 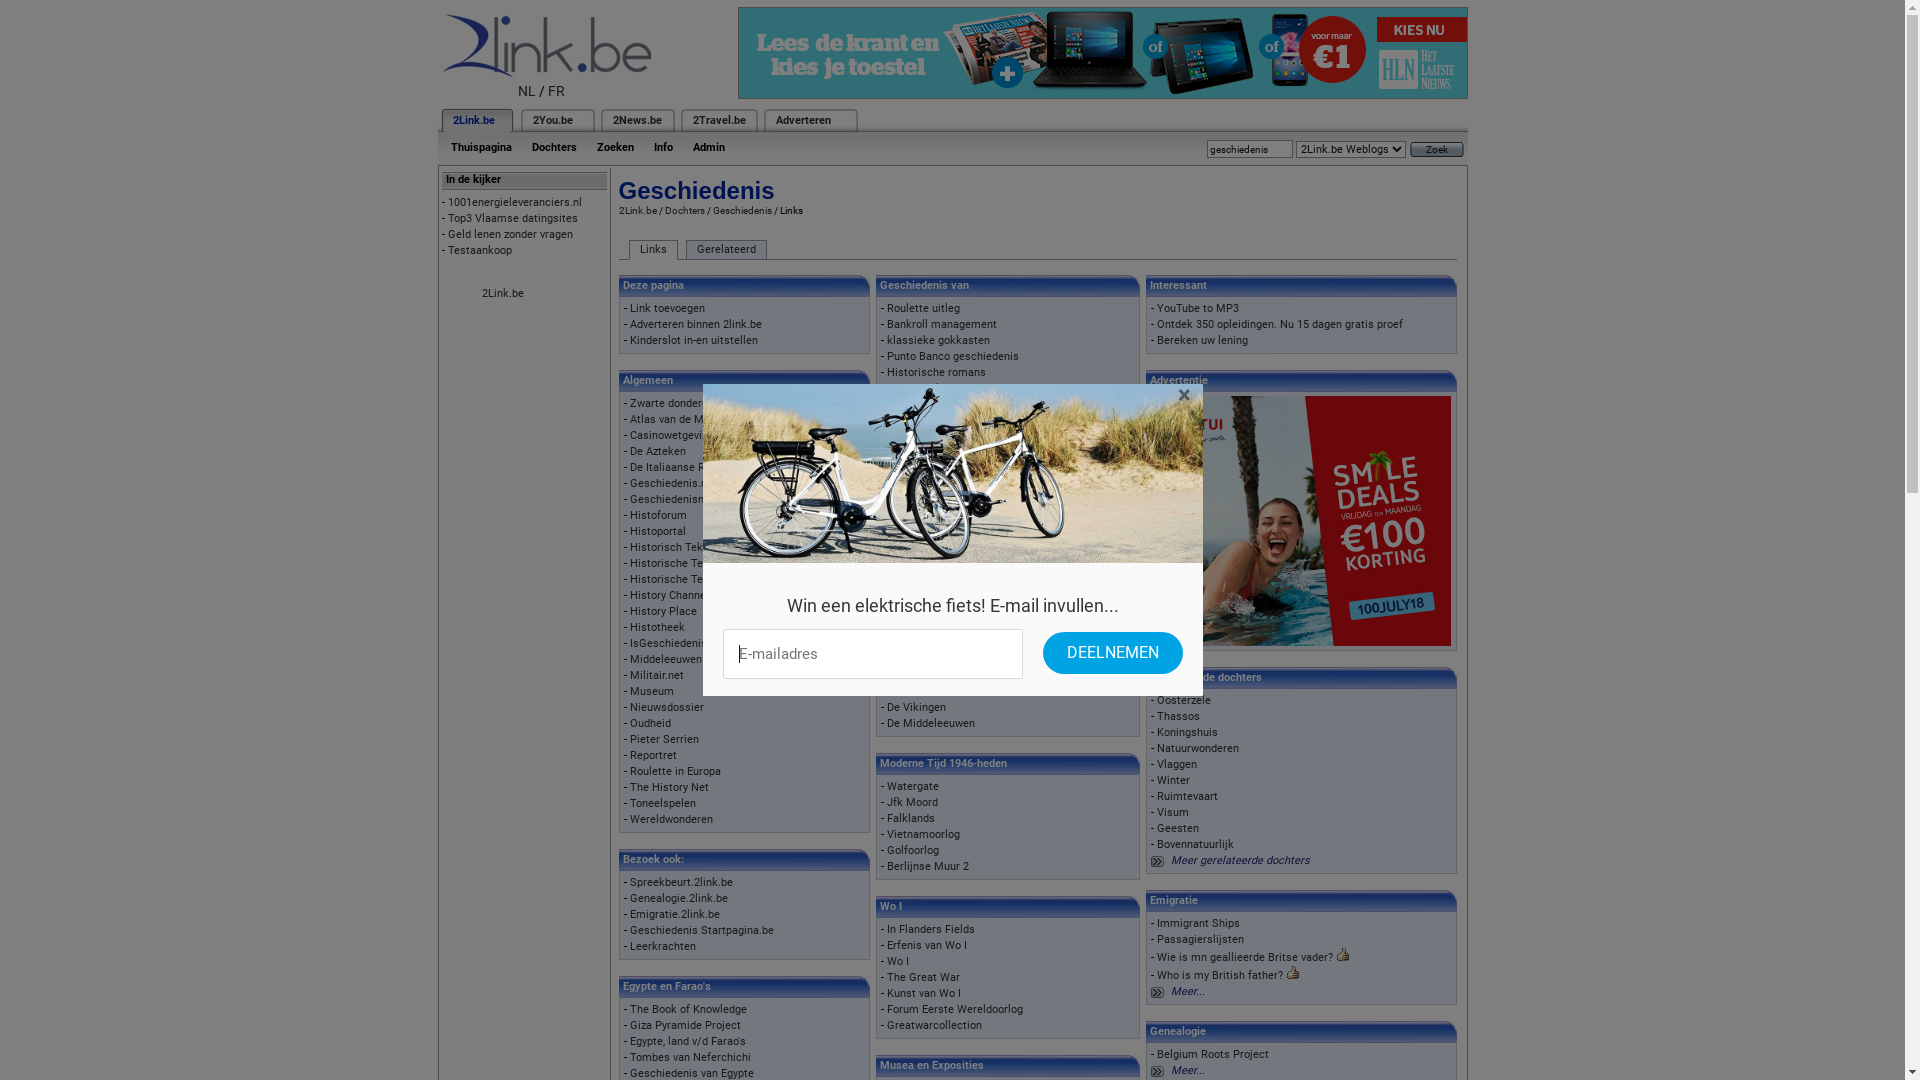 What do you see at coordinates (1187, 991) in the screenshot?
I see `'Meer...'` at bounding box center [1187, 991].